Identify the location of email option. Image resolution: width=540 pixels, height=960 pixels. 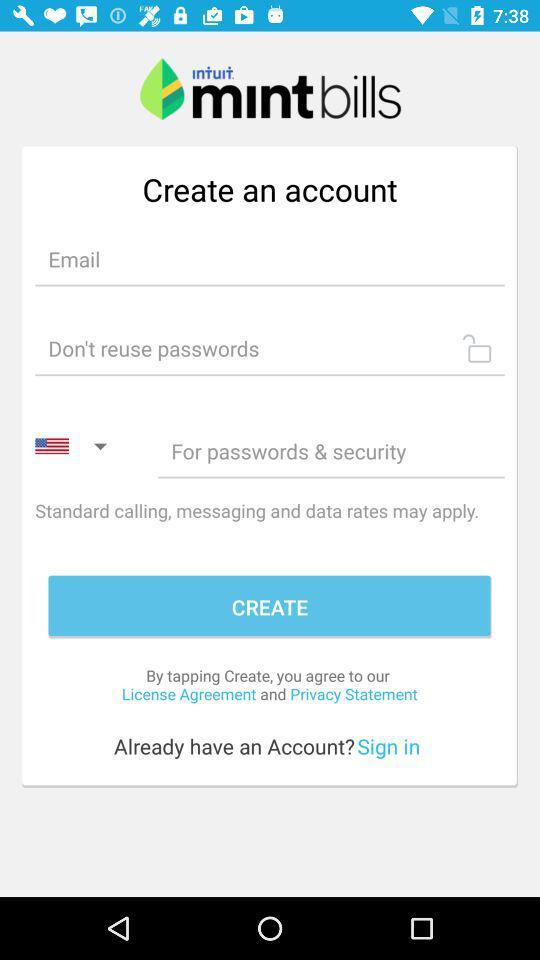
(270, 258).